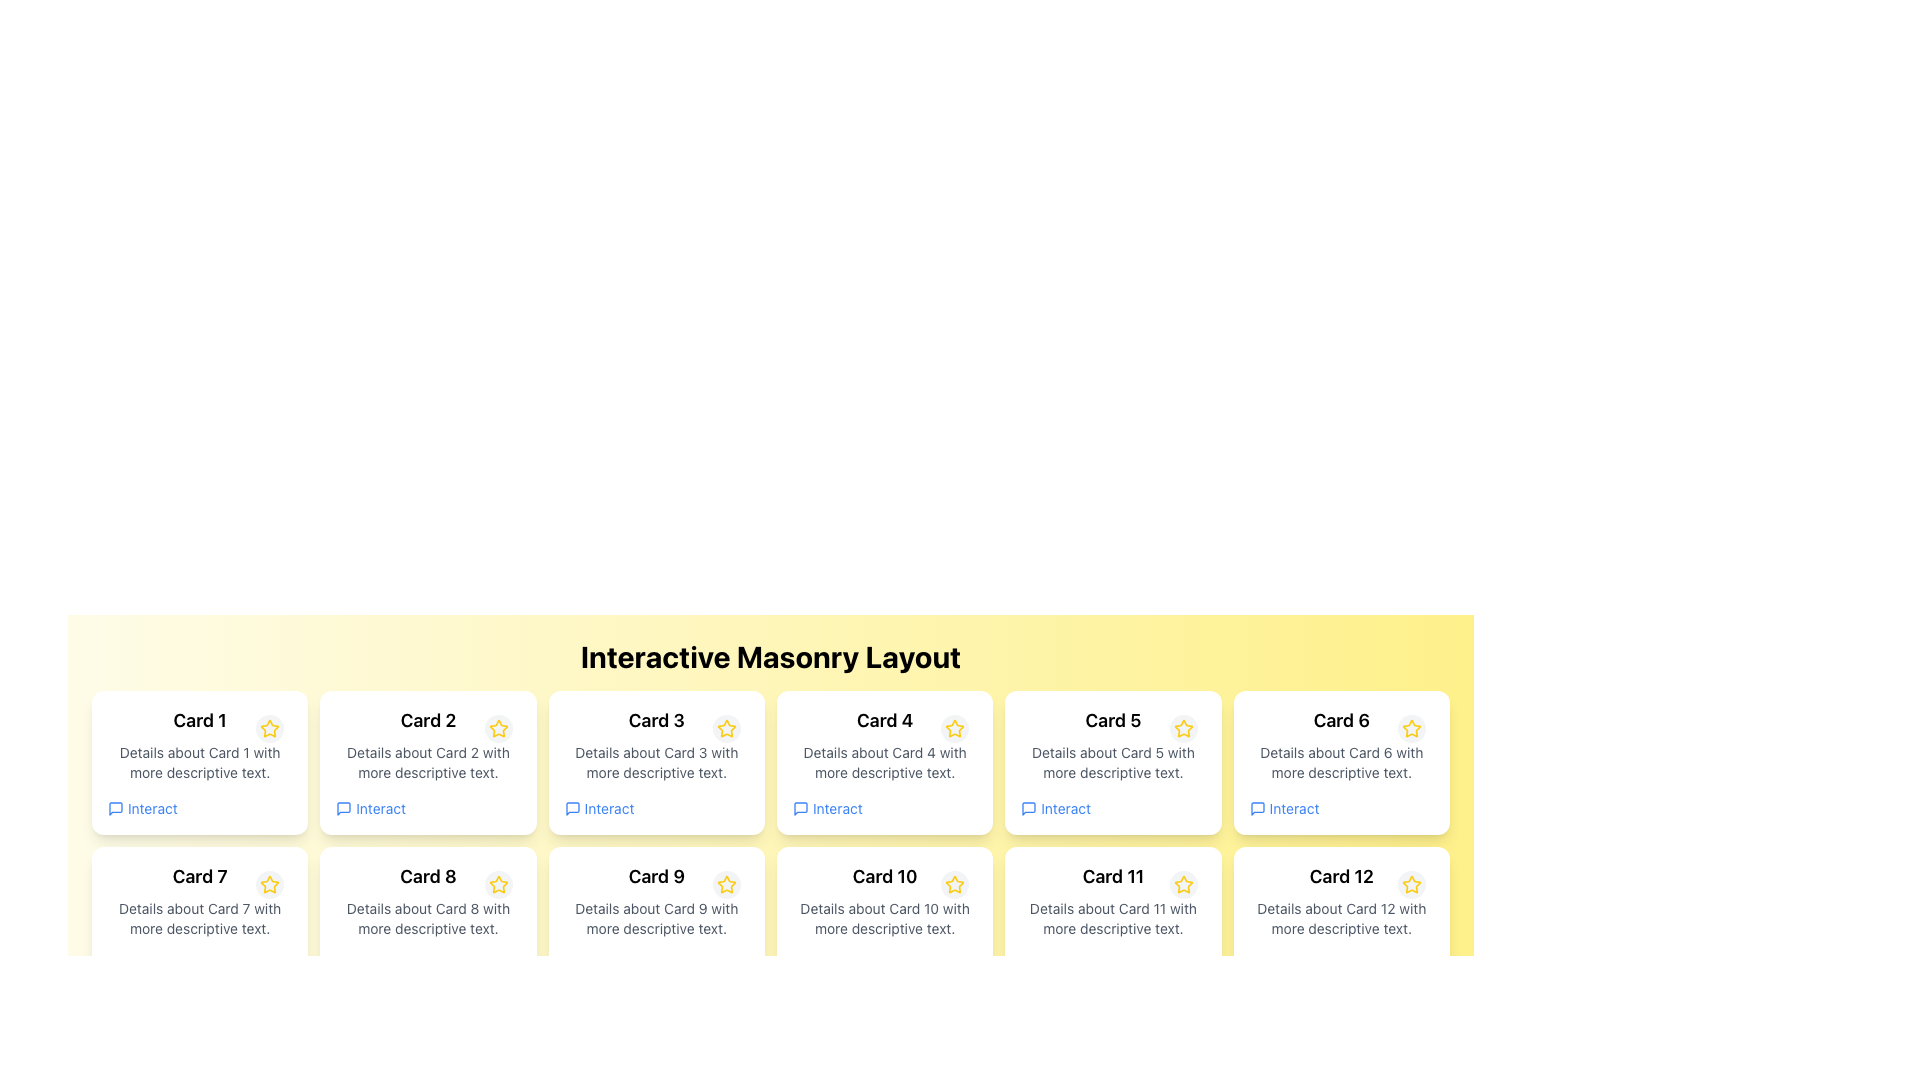 This screenshot has height=1080, width=1920. Describe the element at coordinates (725, 883) in the screenshot. I see `the star button located at the top-right edge of 'Card 9' to mark the card as important or favorite` at that location.